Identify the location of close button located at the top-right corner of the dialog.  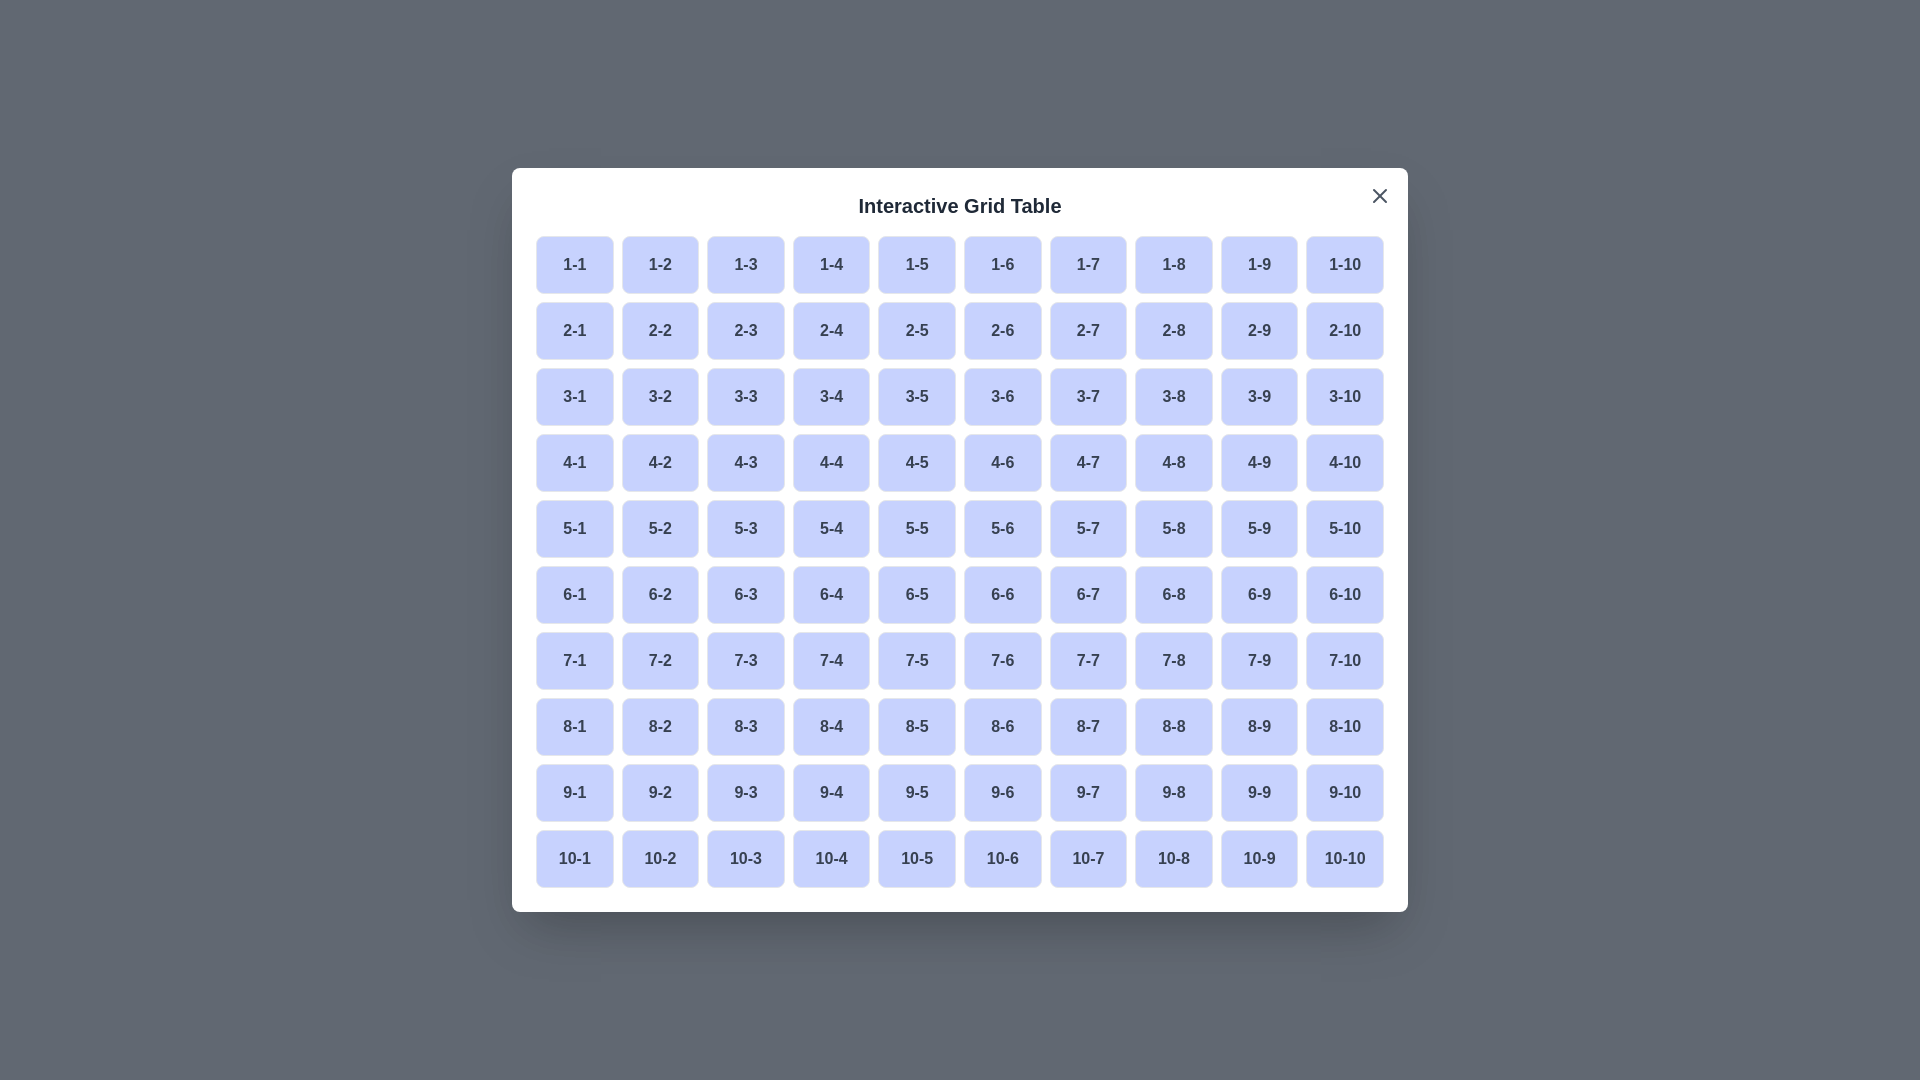
(1379, 196).